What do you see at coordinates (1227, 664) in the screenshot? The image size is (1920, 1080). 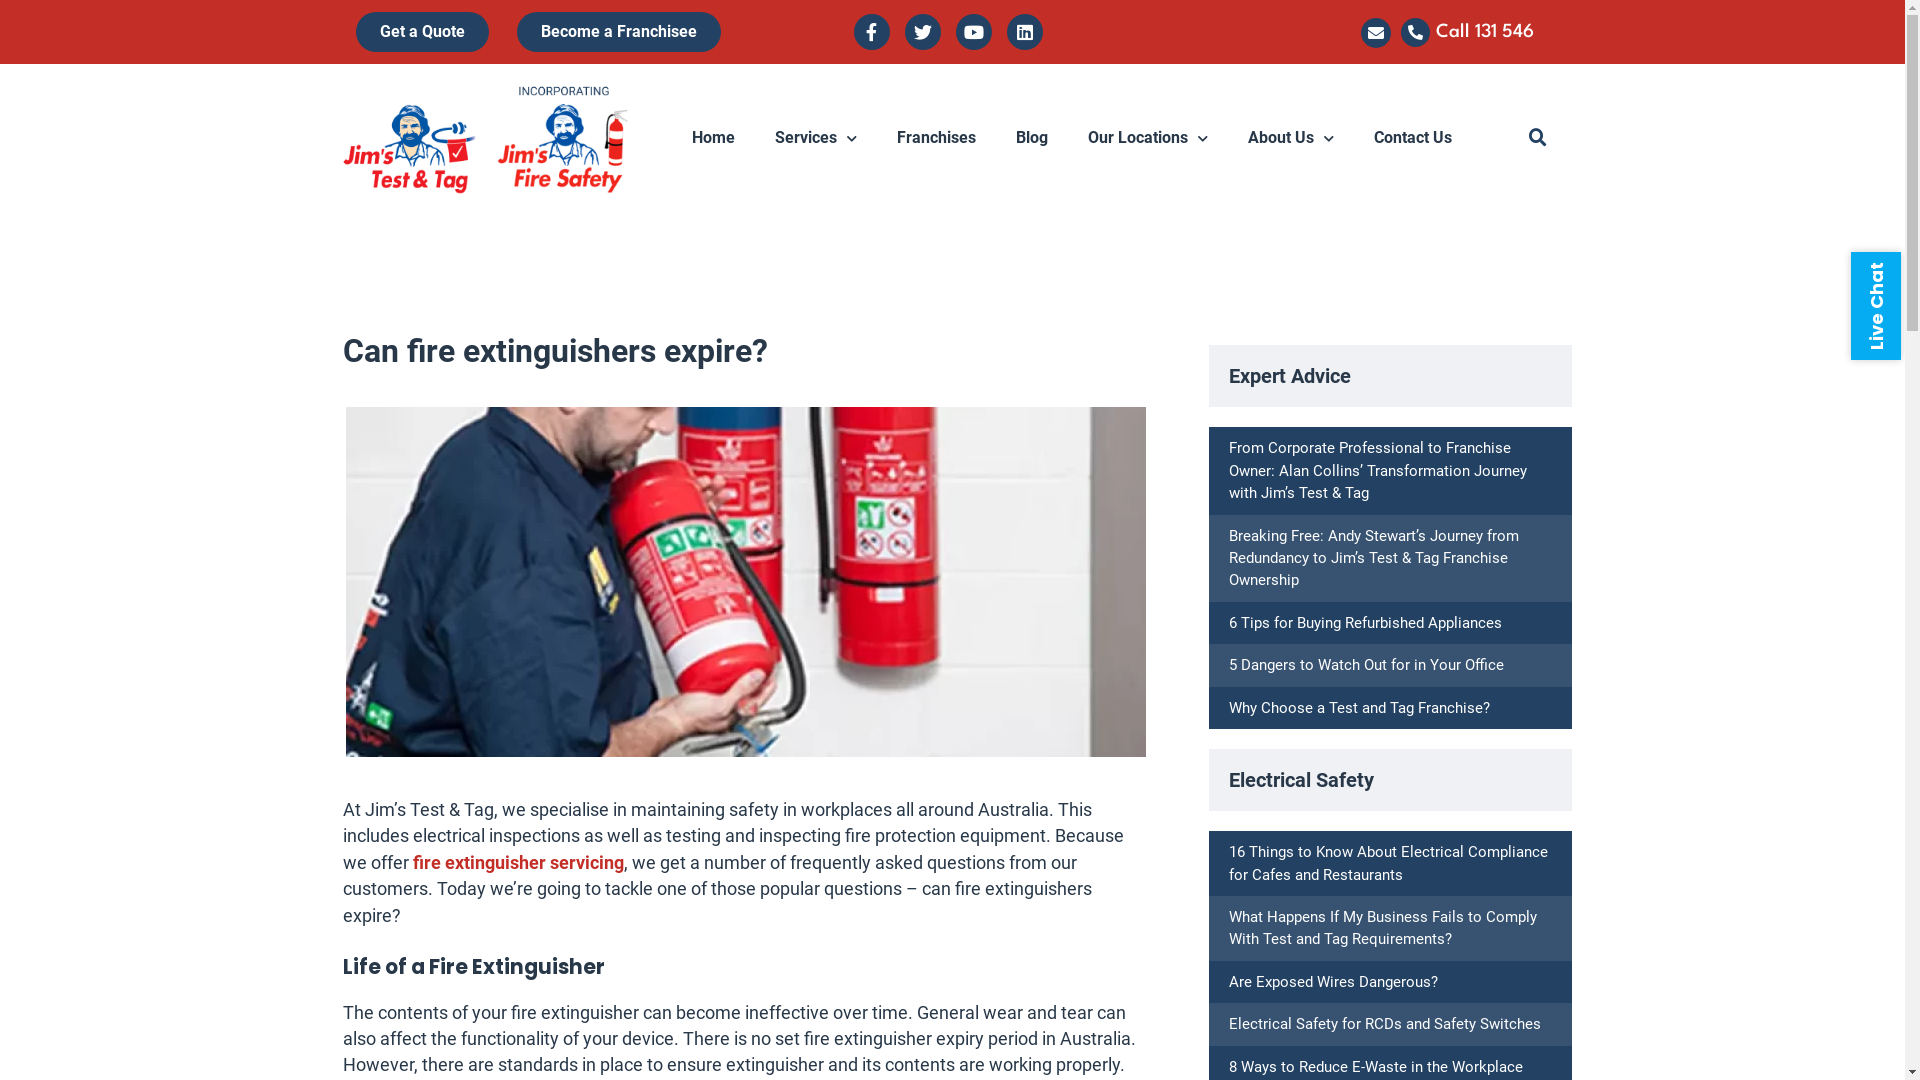 I see `'5 Dangers to Watch Out for in Your Office'` at bounding box center [1227, 664].